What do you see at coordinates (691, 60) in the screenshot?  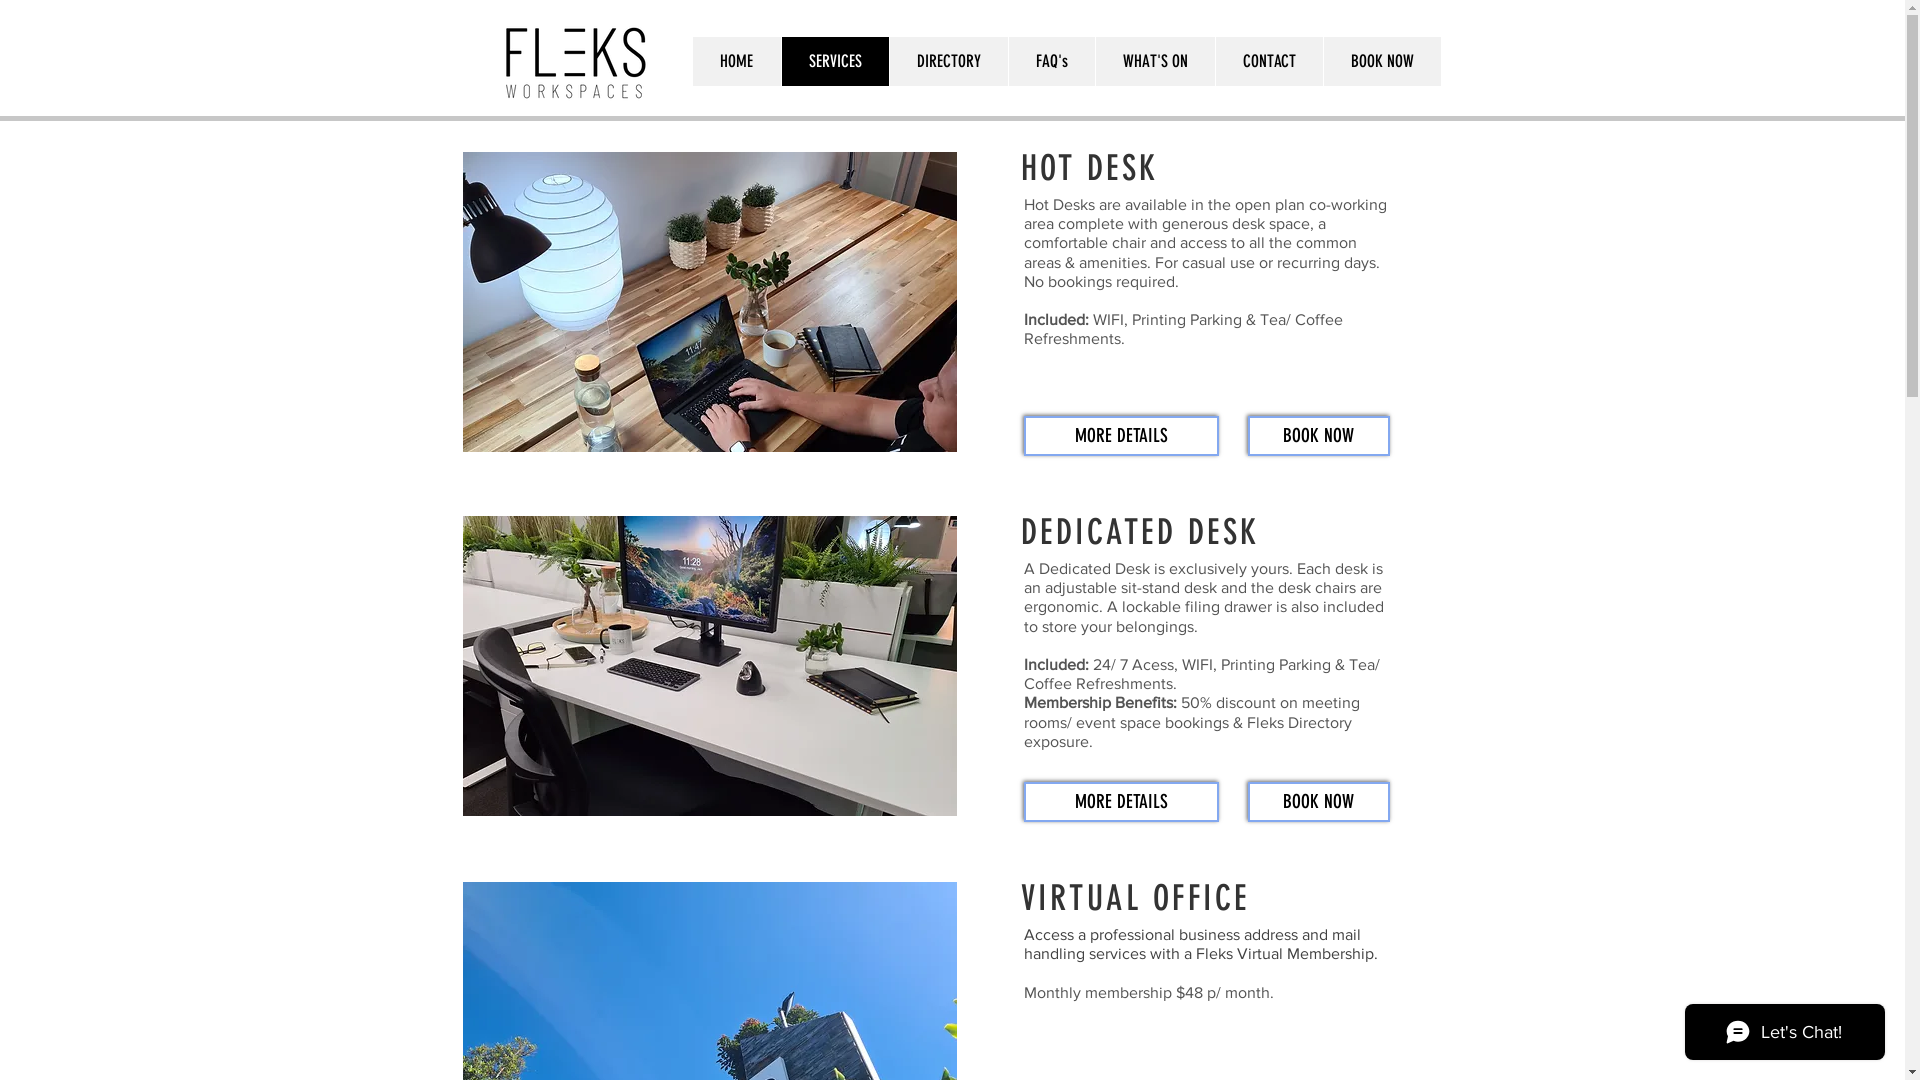 I see `'HOME'` at bounding box center [691, 60].